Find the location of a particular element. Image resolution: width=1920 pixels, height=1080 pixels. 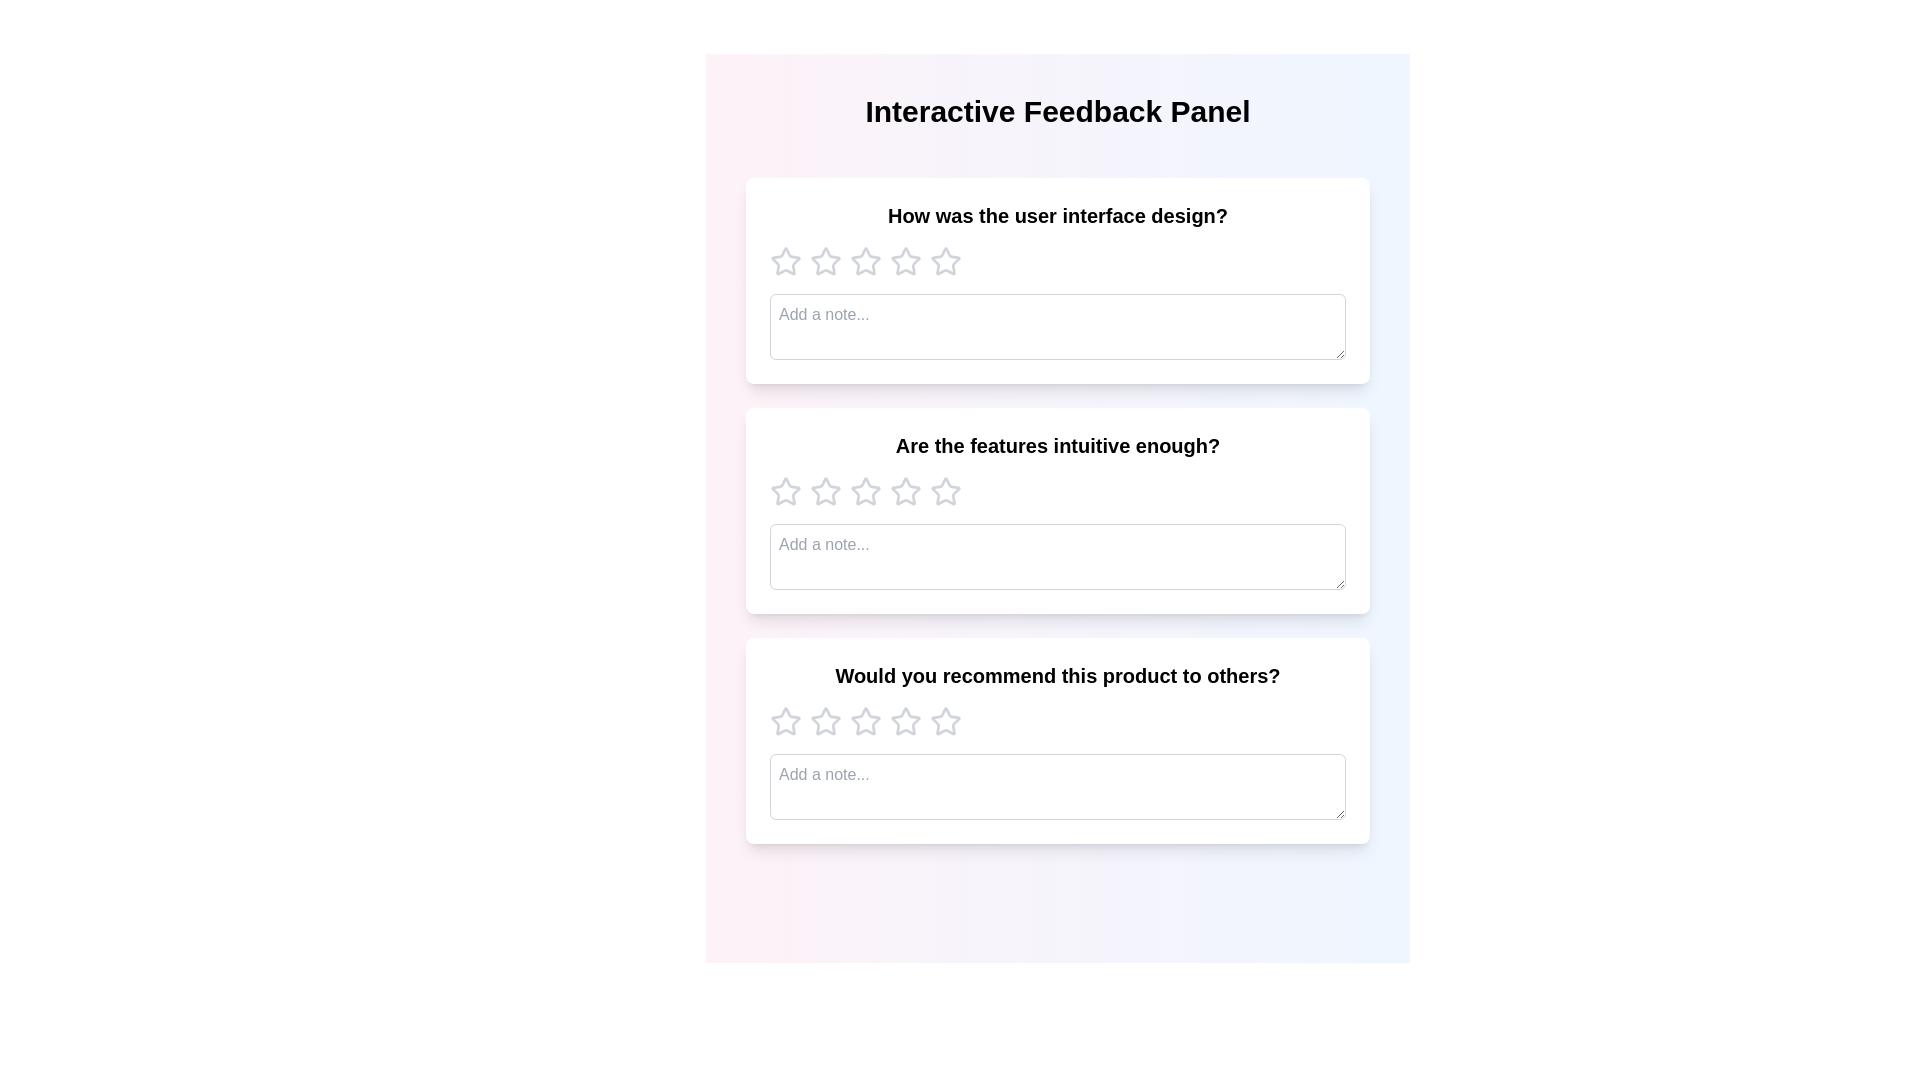

the rating for a feedback prompt to 3 stars is located at coordinates (865, 261).